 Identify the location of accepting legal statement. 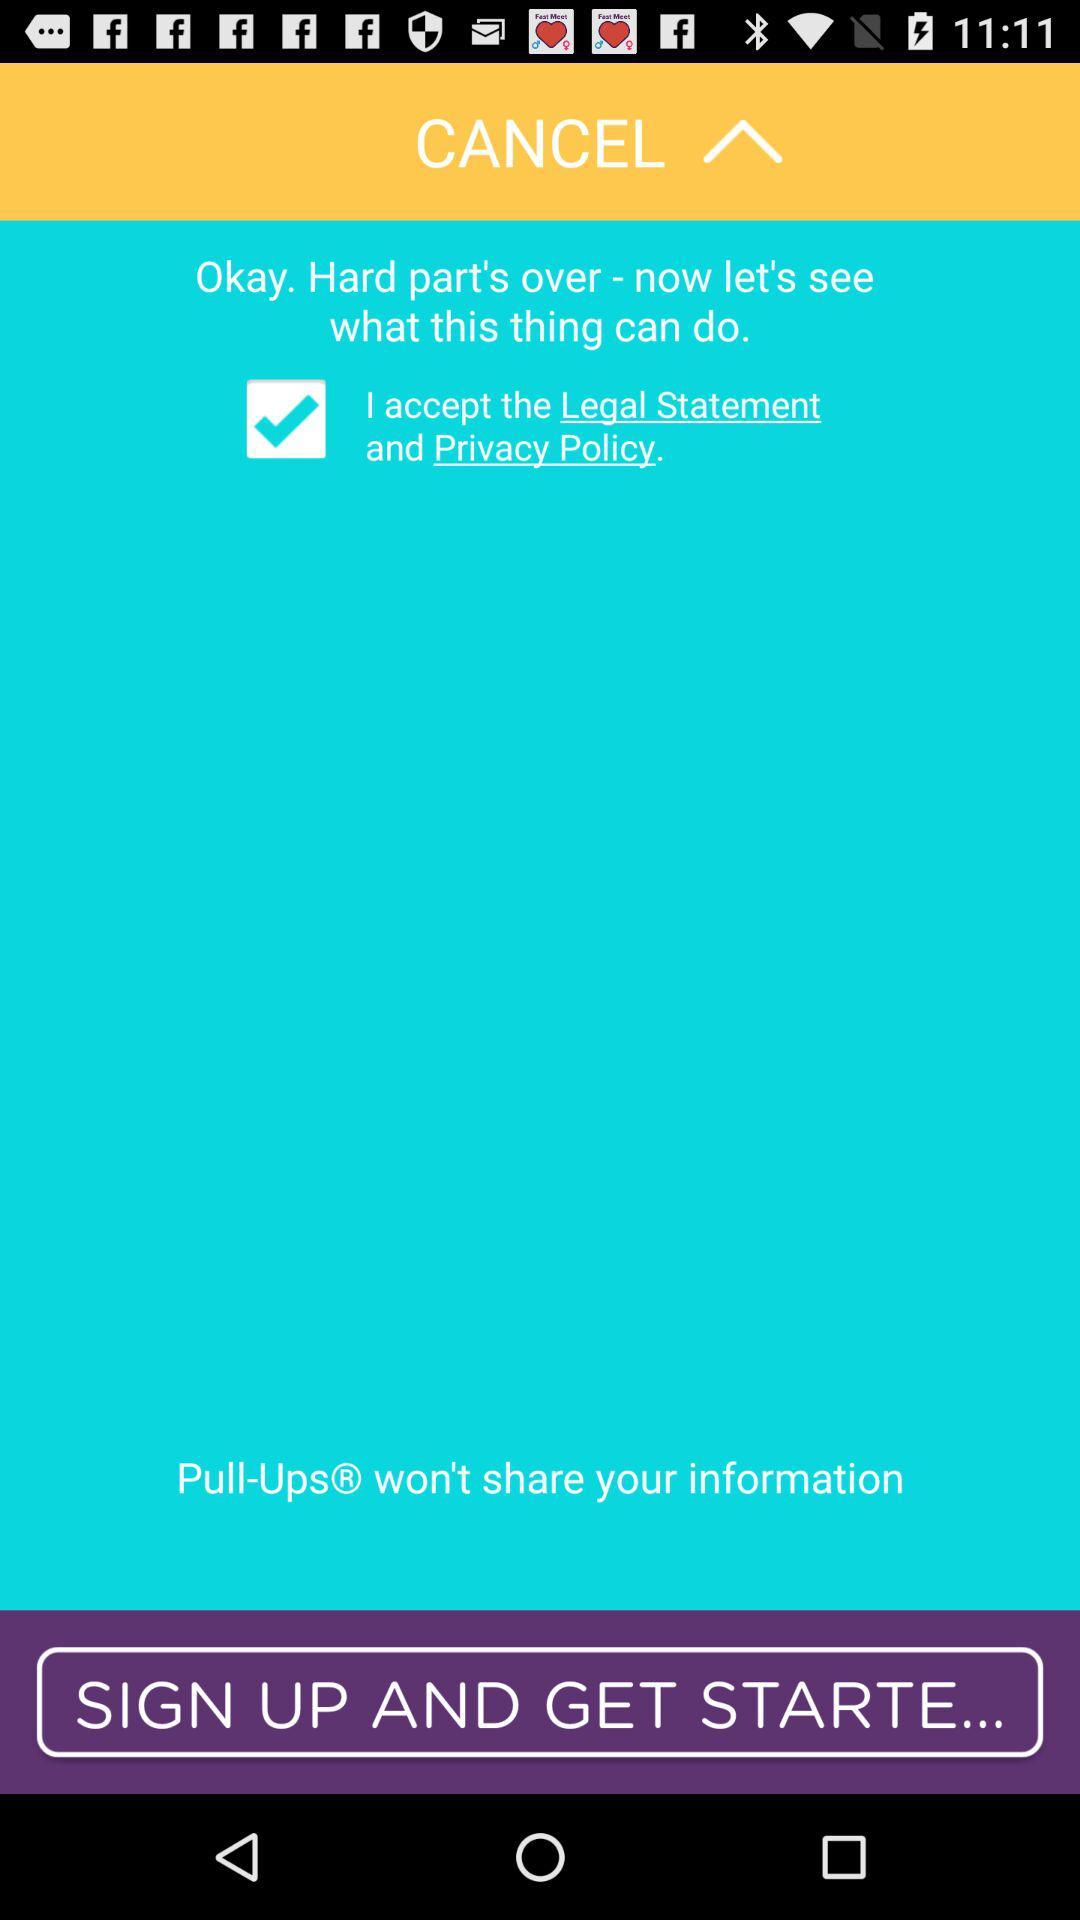
(286, 417).